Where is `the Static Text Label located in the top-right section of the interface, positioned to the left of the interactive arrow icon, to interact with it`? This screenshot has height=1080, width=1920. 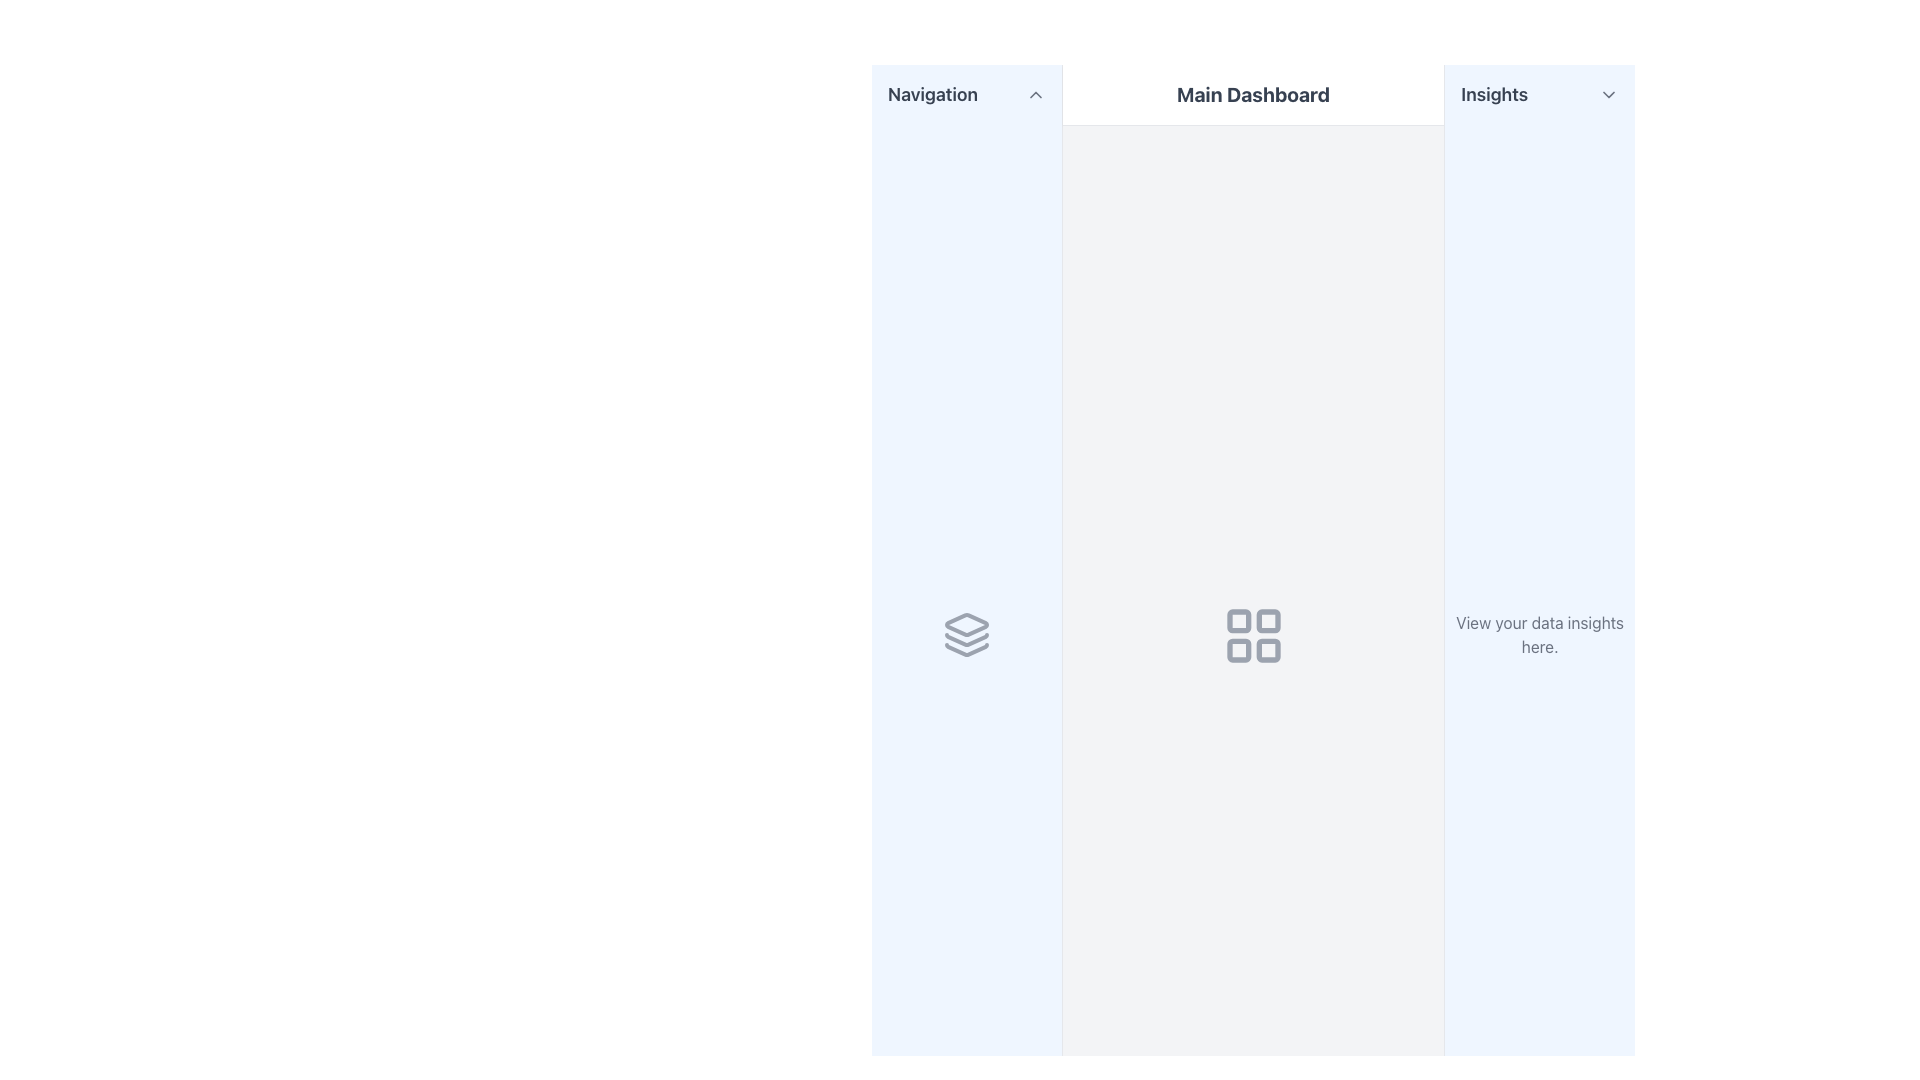
the Static Text Label located in the top-right section of the interface, positioned to the left of the interactive arrow icon, to interact with it is located at coordinates (1493, 95).